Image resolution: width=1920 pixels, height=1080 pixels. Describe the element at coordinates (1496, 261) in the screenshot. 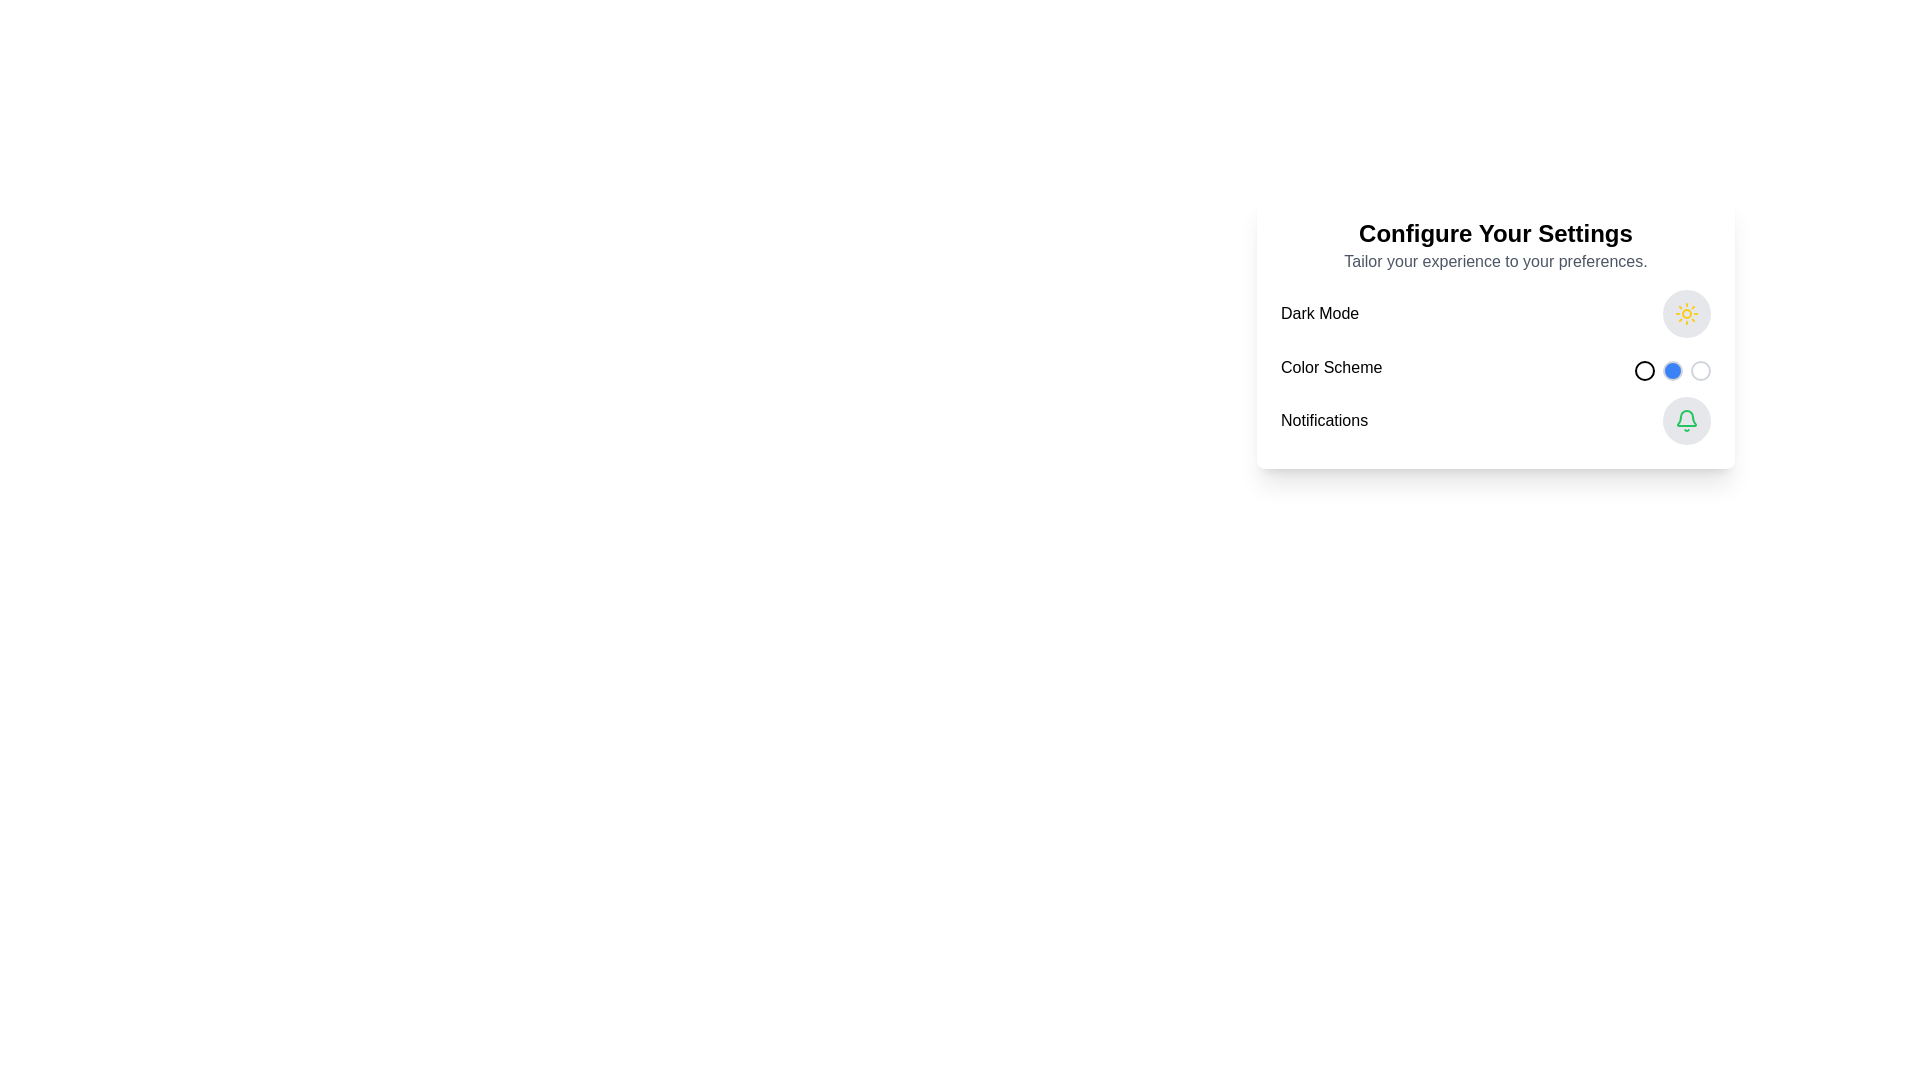

I see `the static text label that reads 'Tailor your experience to your preferences.' which is located below the heading 'Configure Your Settings.'` at that location.